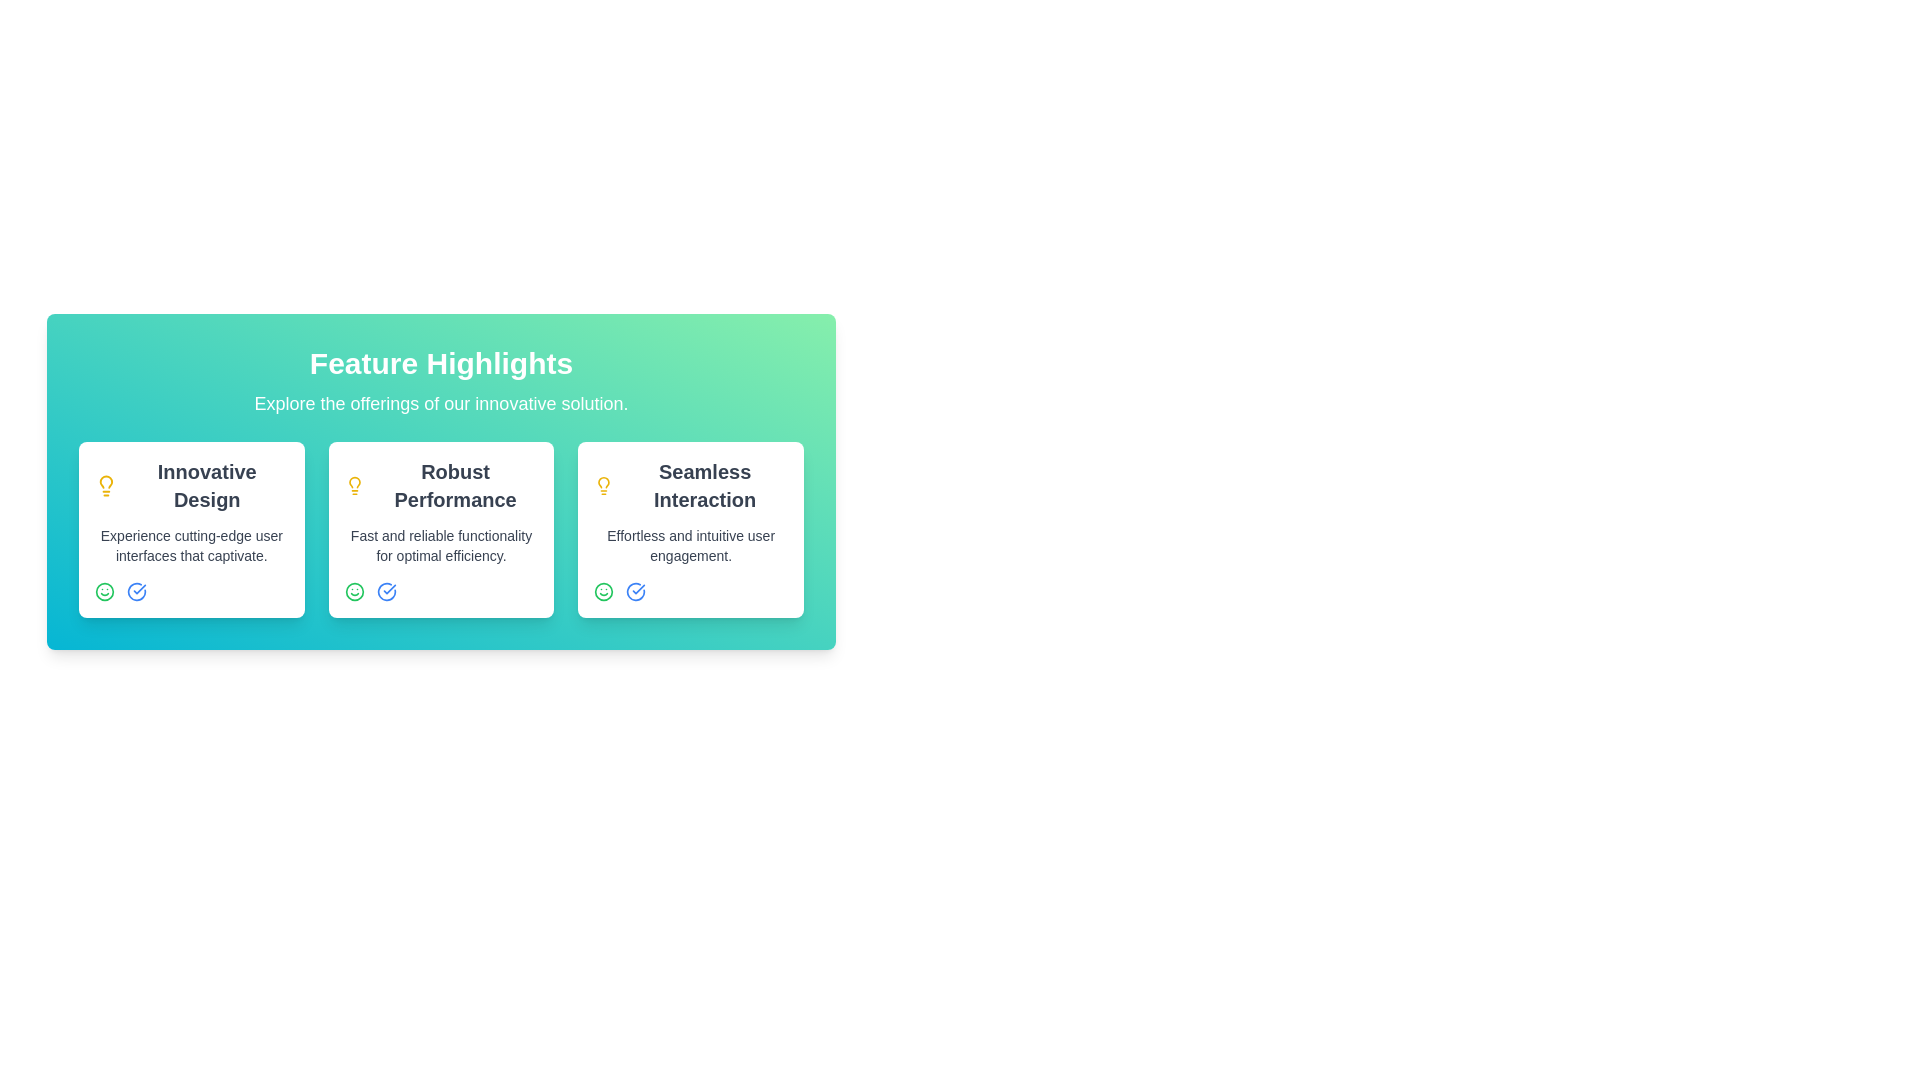 This screenshot has width=1920, height=1080. What do you see at coordinates (386, 590) in the screenshot?
I see `the circular blue icon with a checkmark inside, which is the second icon in the row of three within the feature card group` at bounding box center [386, 590].